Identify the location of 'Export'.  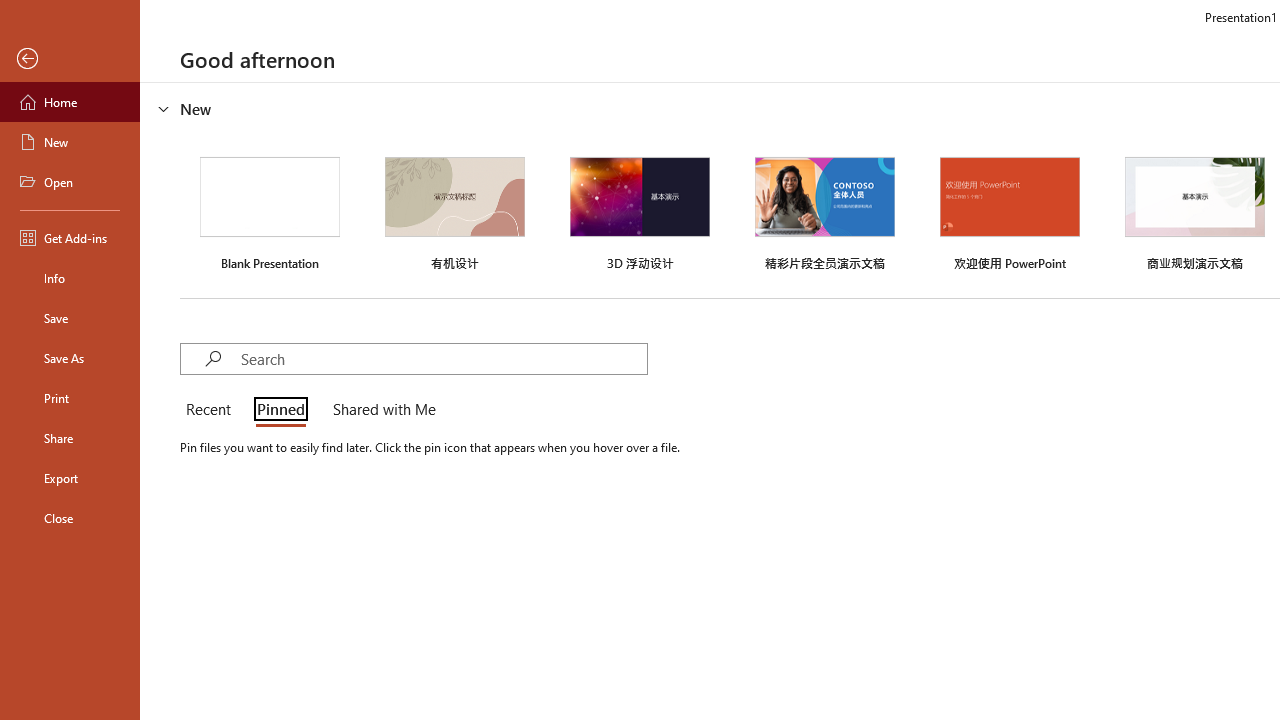
(69, 478).